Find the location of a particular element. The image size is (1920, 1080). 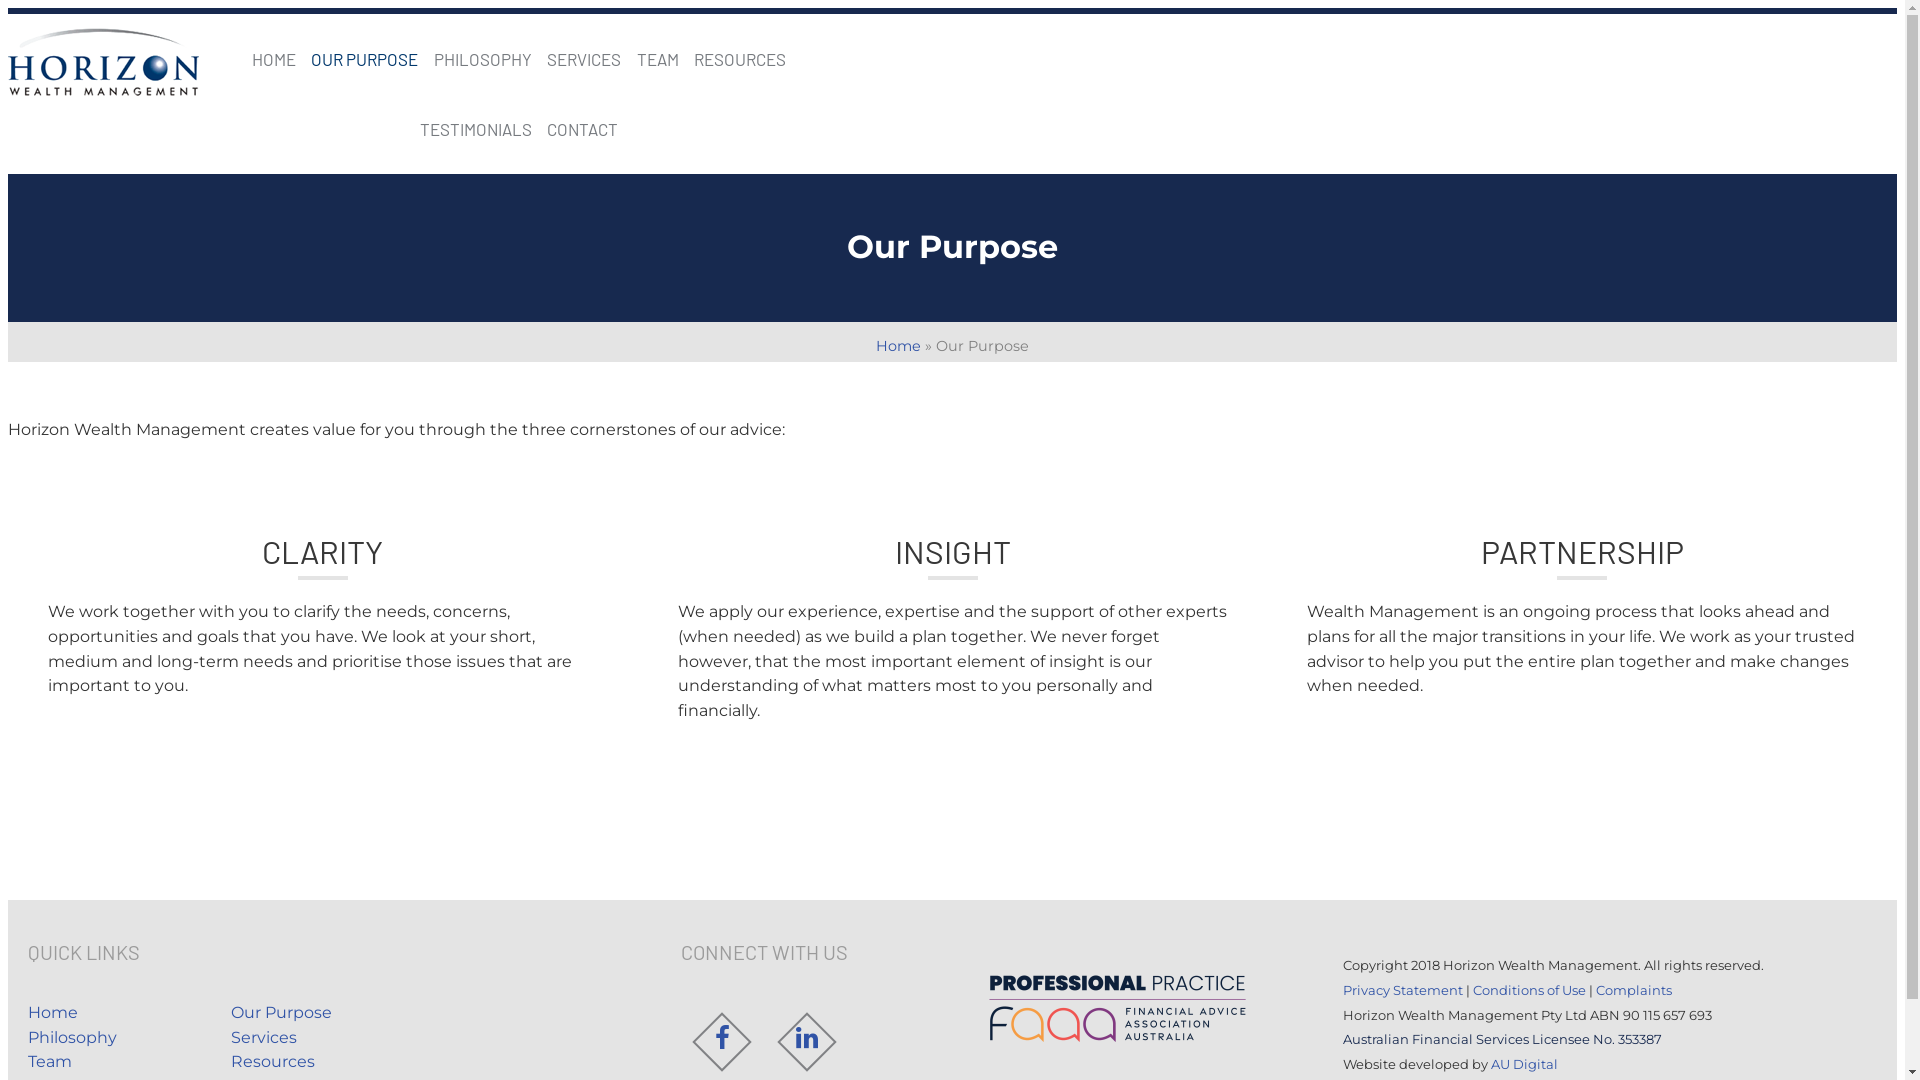

'Conditions of Use' is located at coordinates (1528, 990).